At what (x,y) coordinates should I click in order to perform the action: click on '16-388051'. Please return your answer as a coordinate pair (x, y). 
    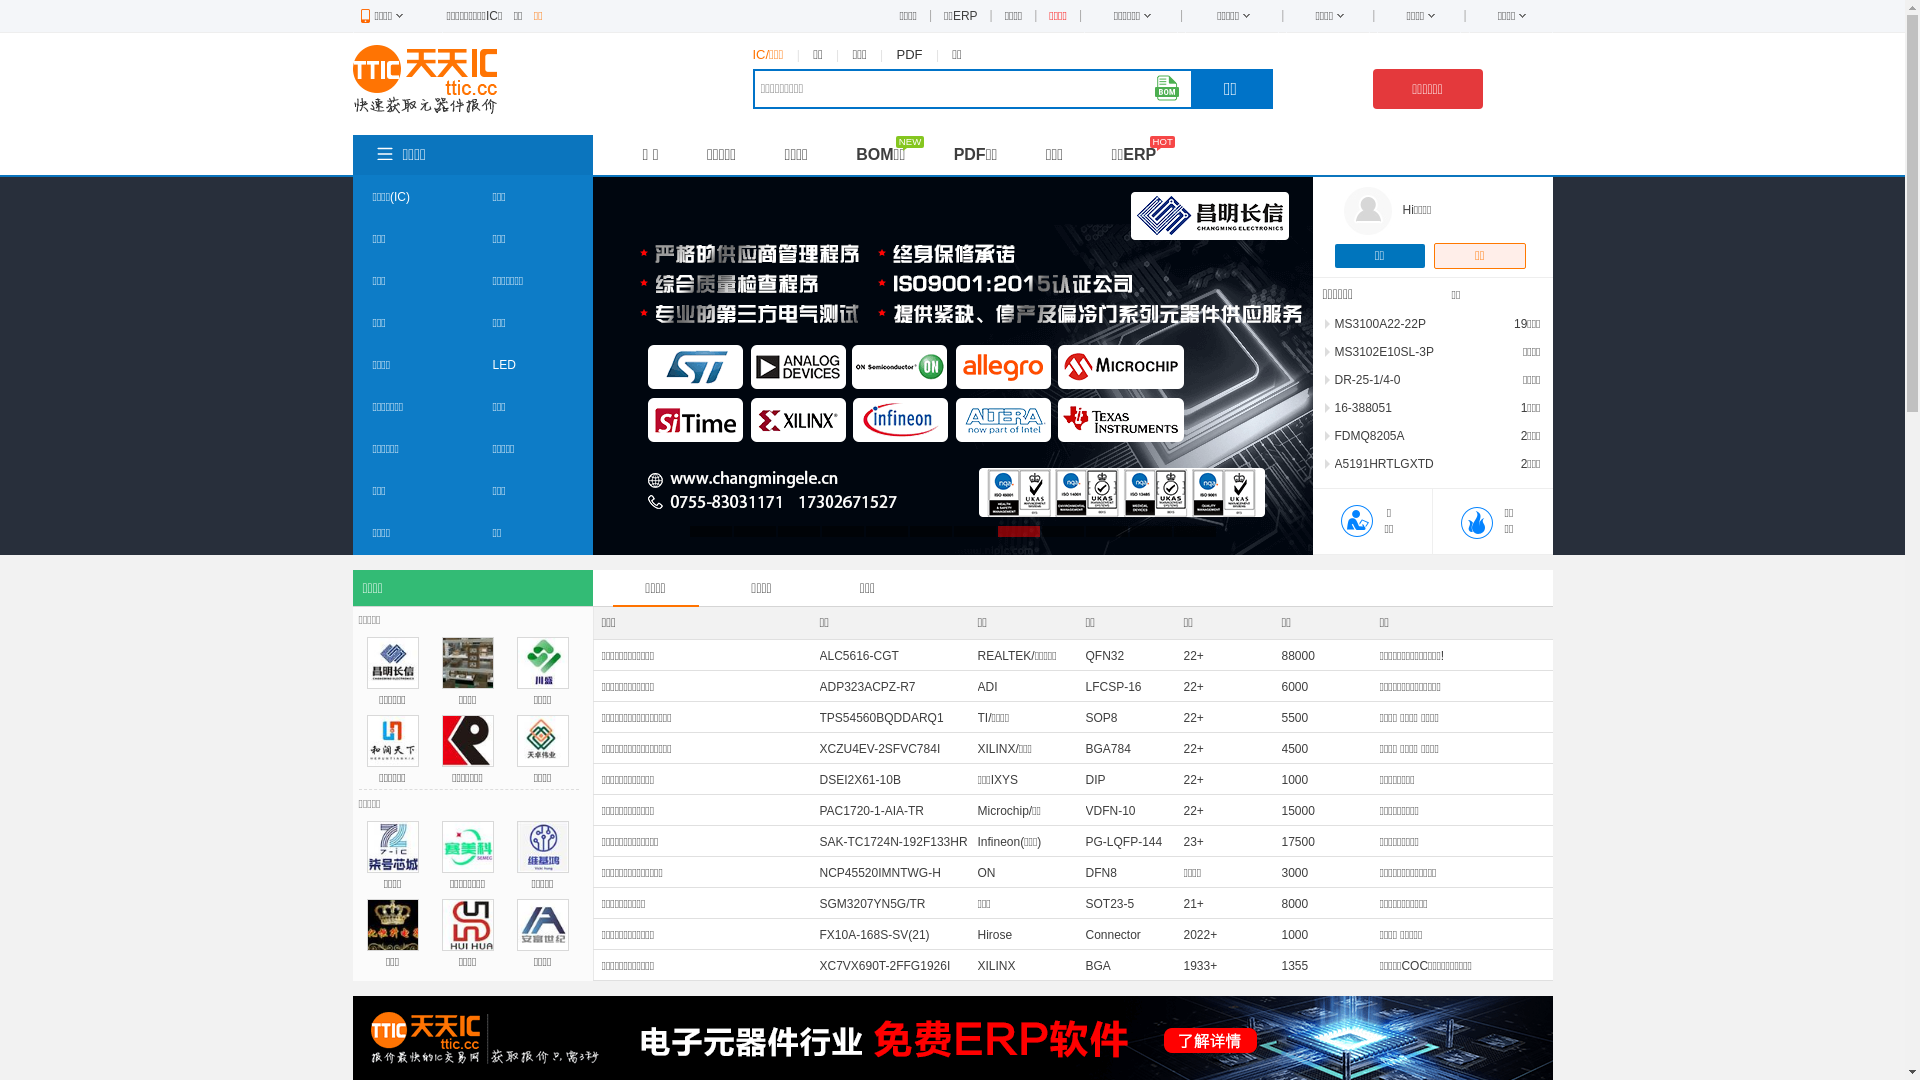
    Looking at the image, I should click on (1361, 407).